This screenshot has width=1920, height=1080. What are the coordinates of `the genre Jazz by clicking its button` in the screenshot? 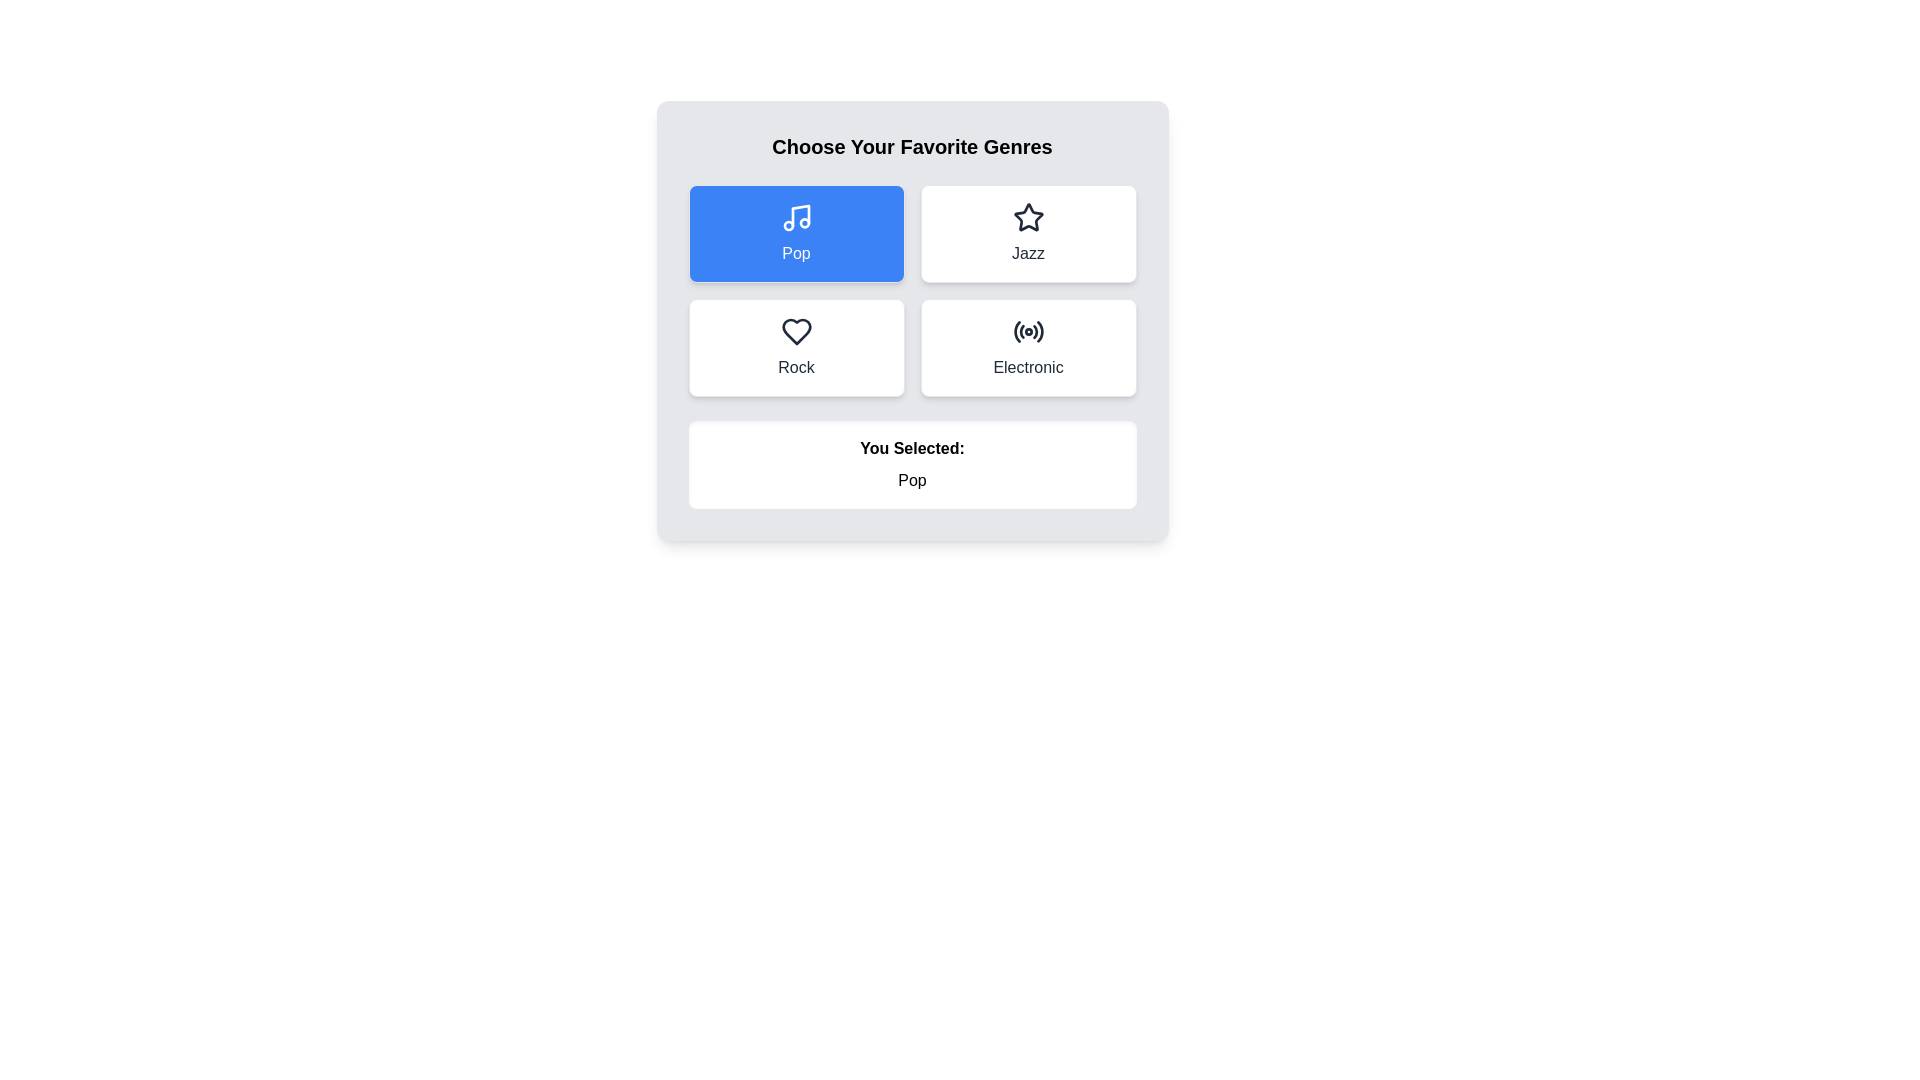 It's located at (1028, 233).